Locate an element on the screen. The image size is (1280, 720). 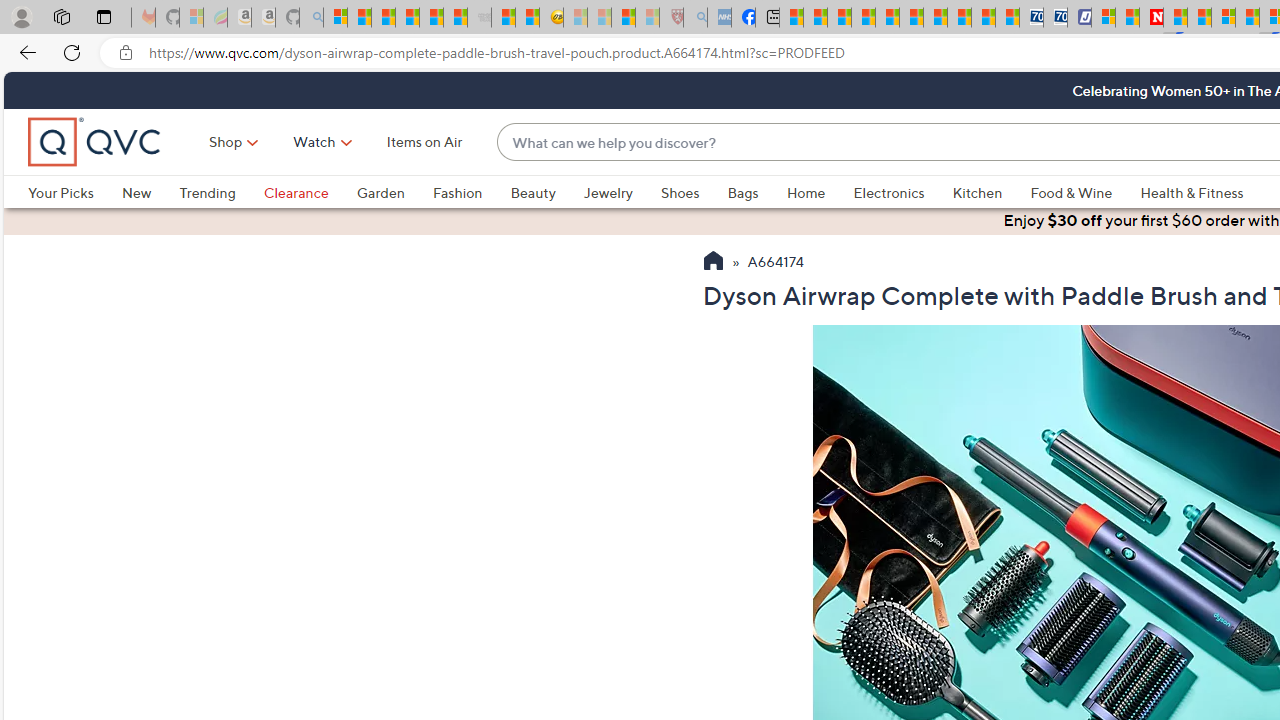
'Kitchen' is located at coordinates (977, 192).